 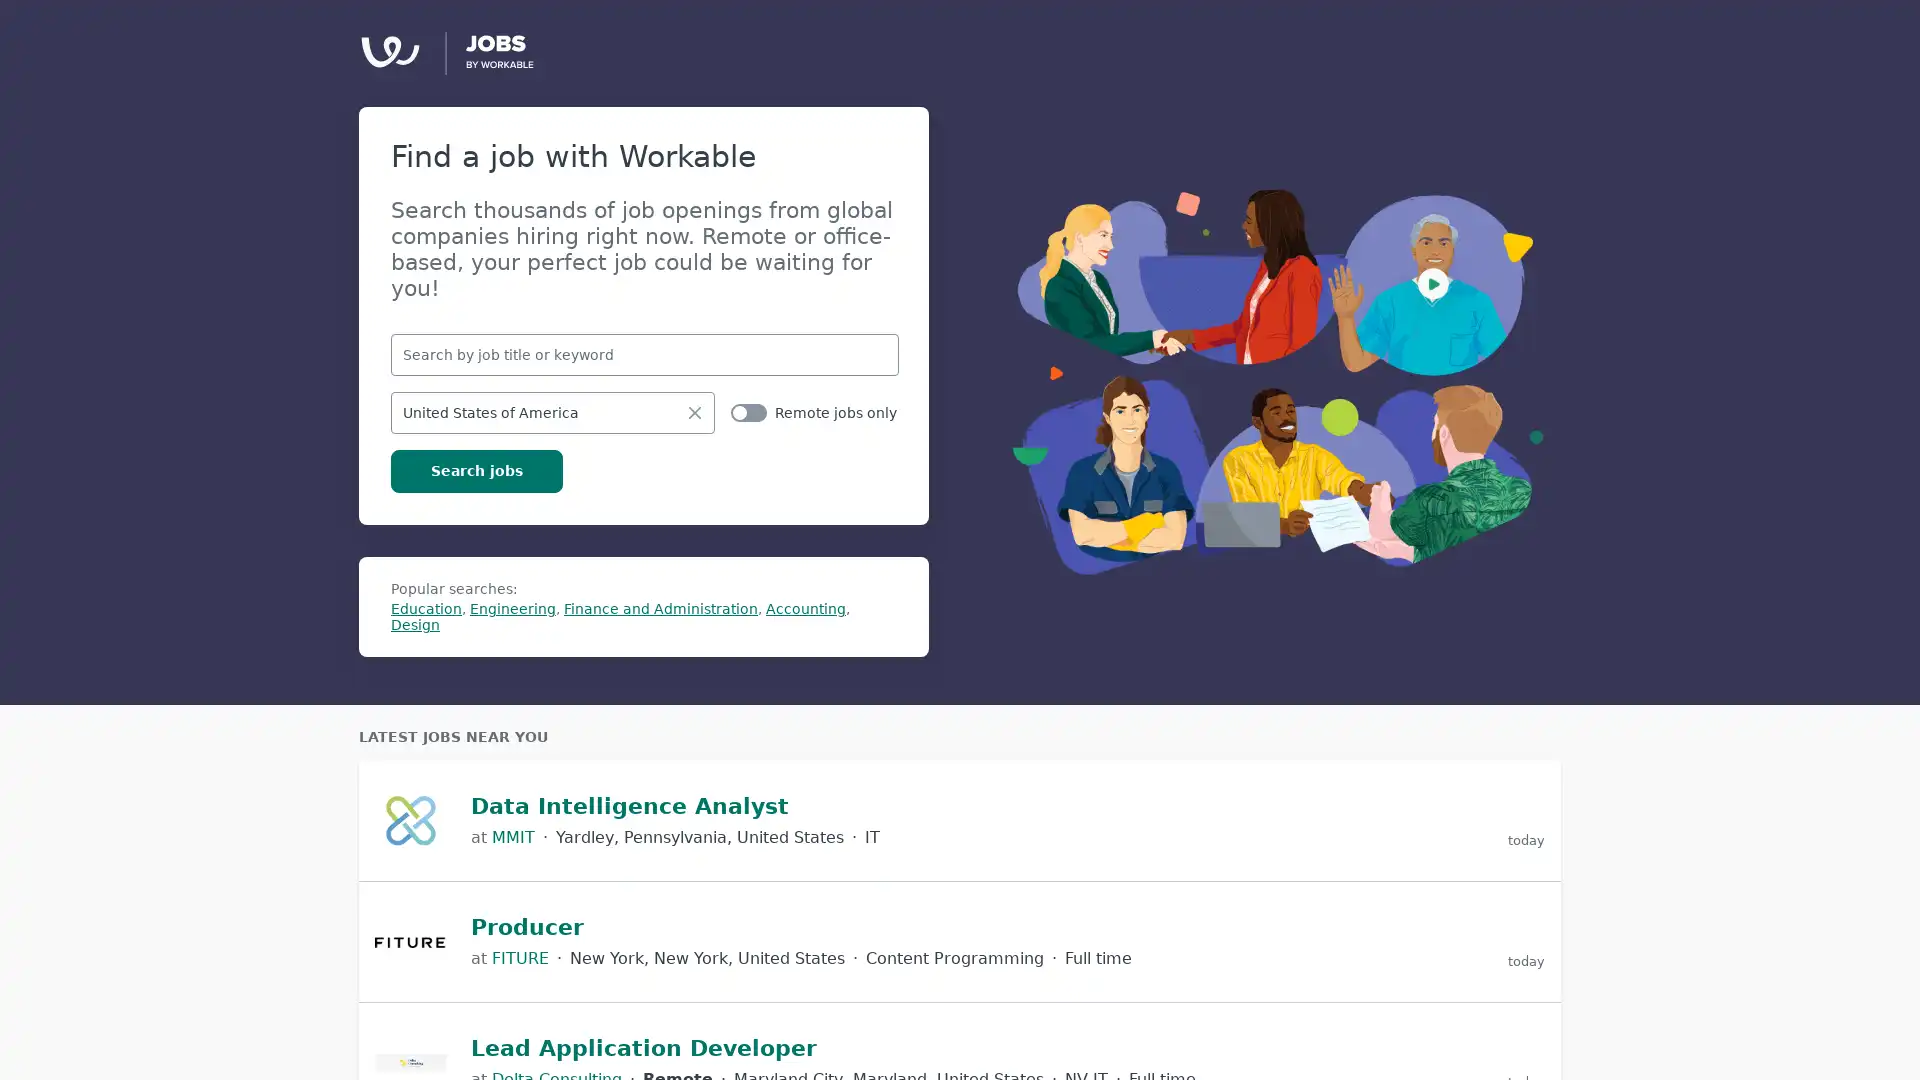 I want to click on FITURE, so click(x=520, y=957).